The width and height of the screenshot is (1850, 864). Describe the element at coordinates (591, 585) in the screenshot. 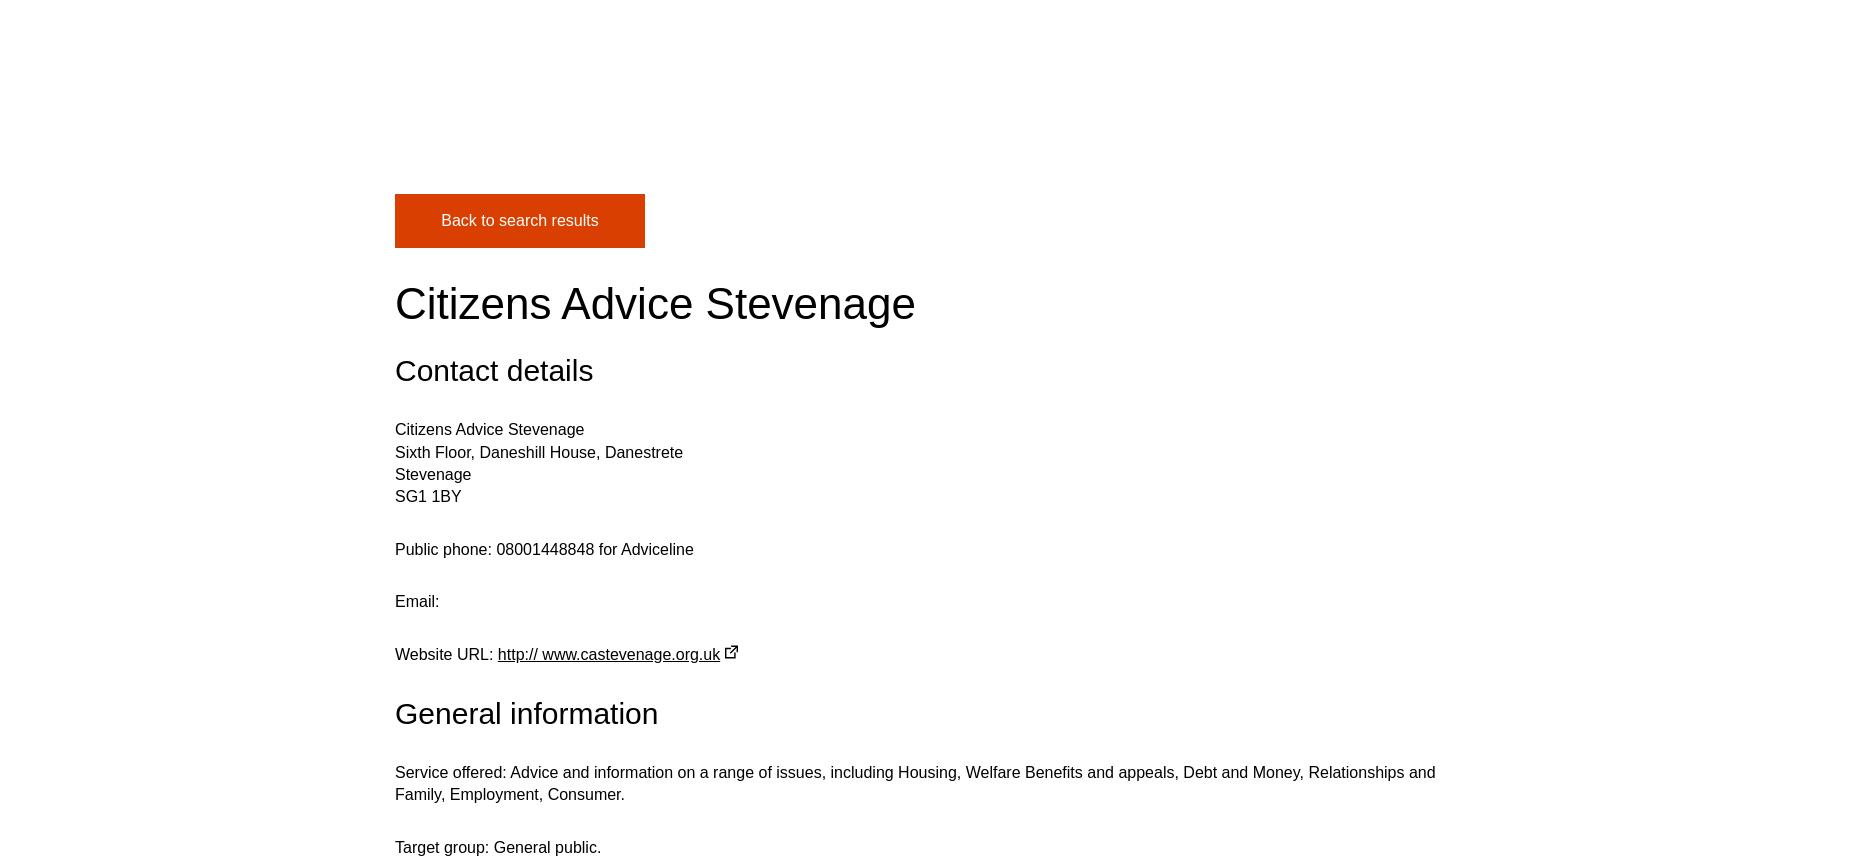

I see `'07 July 2023'` at that location.